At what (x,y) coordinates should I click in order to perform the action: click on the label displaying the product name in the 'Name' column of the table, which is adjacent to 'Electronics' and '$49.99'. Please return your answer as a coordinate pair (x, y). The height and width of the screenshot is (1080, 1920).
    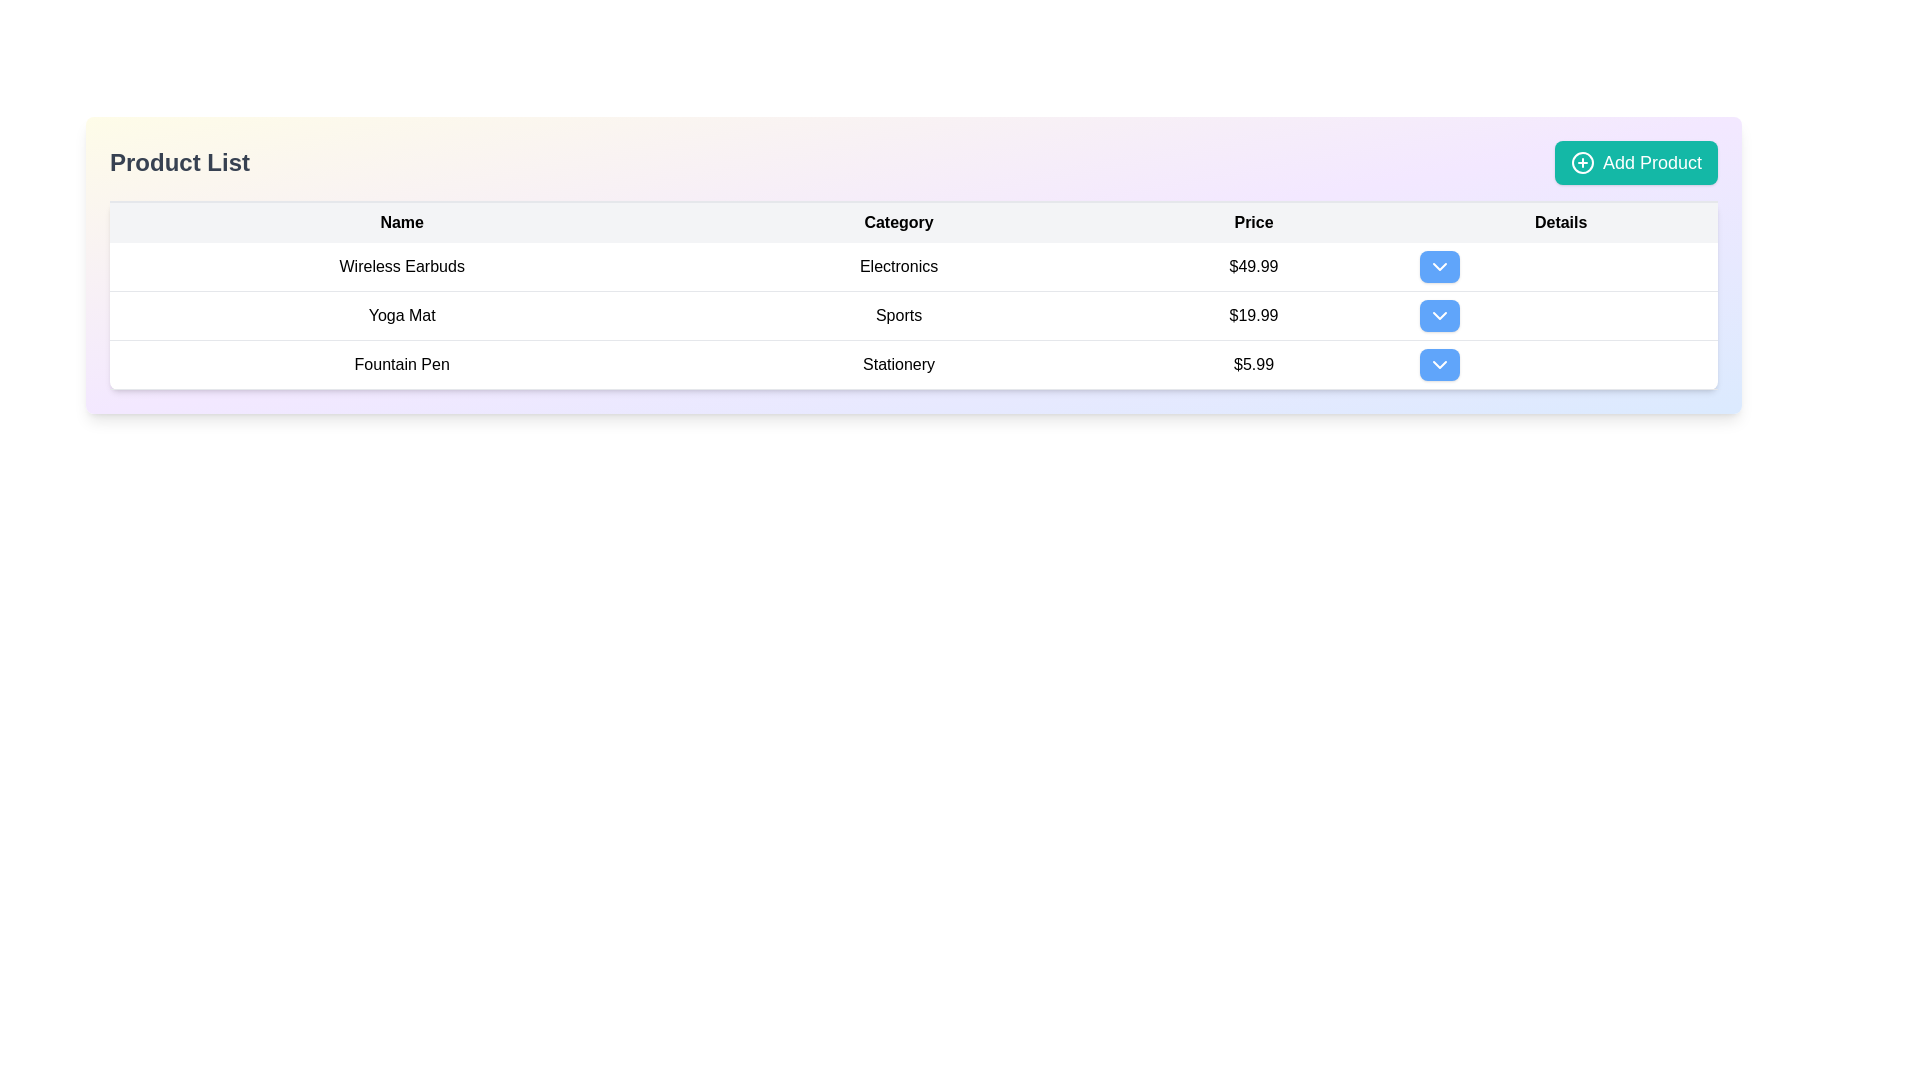
    Looking at the image, I should click on (401, 266).